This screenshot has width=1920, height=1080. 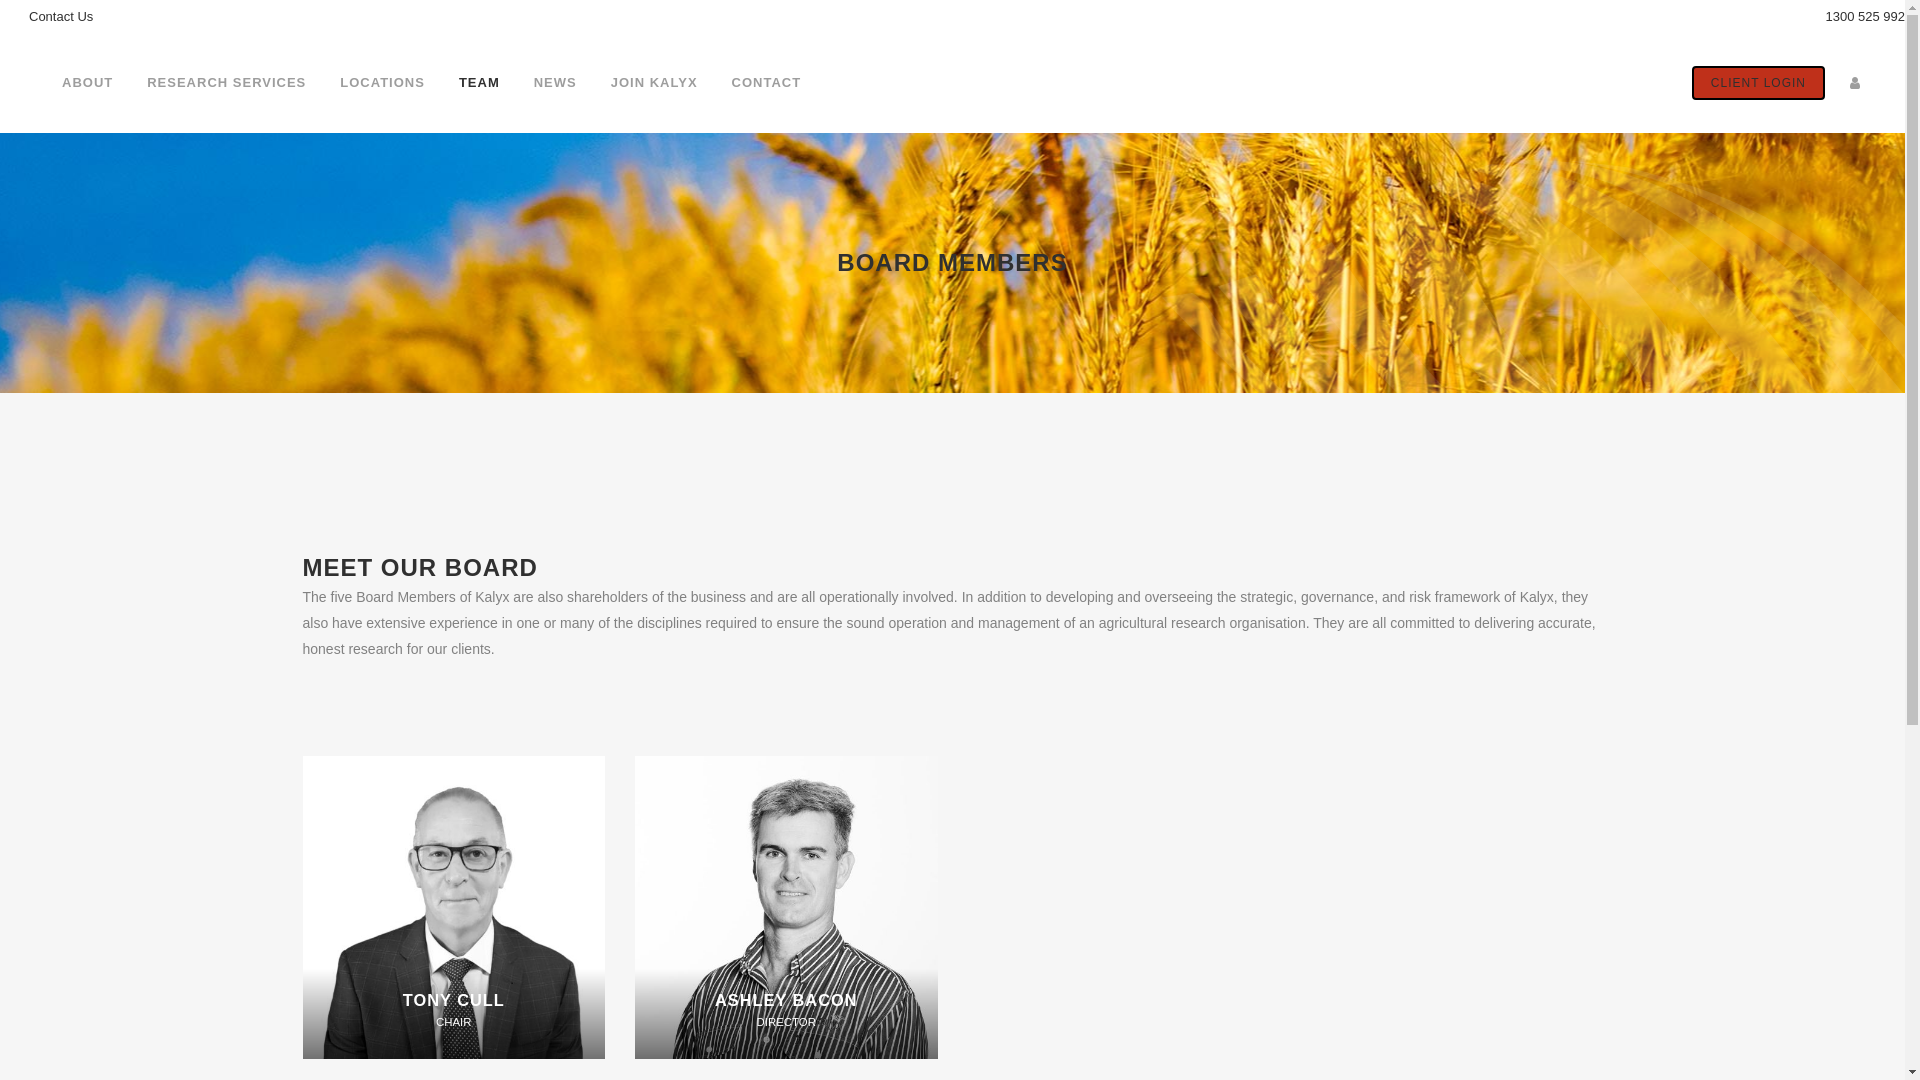 I want to click on 'RESEARCH SERVICES', so click(x=128, y=82).